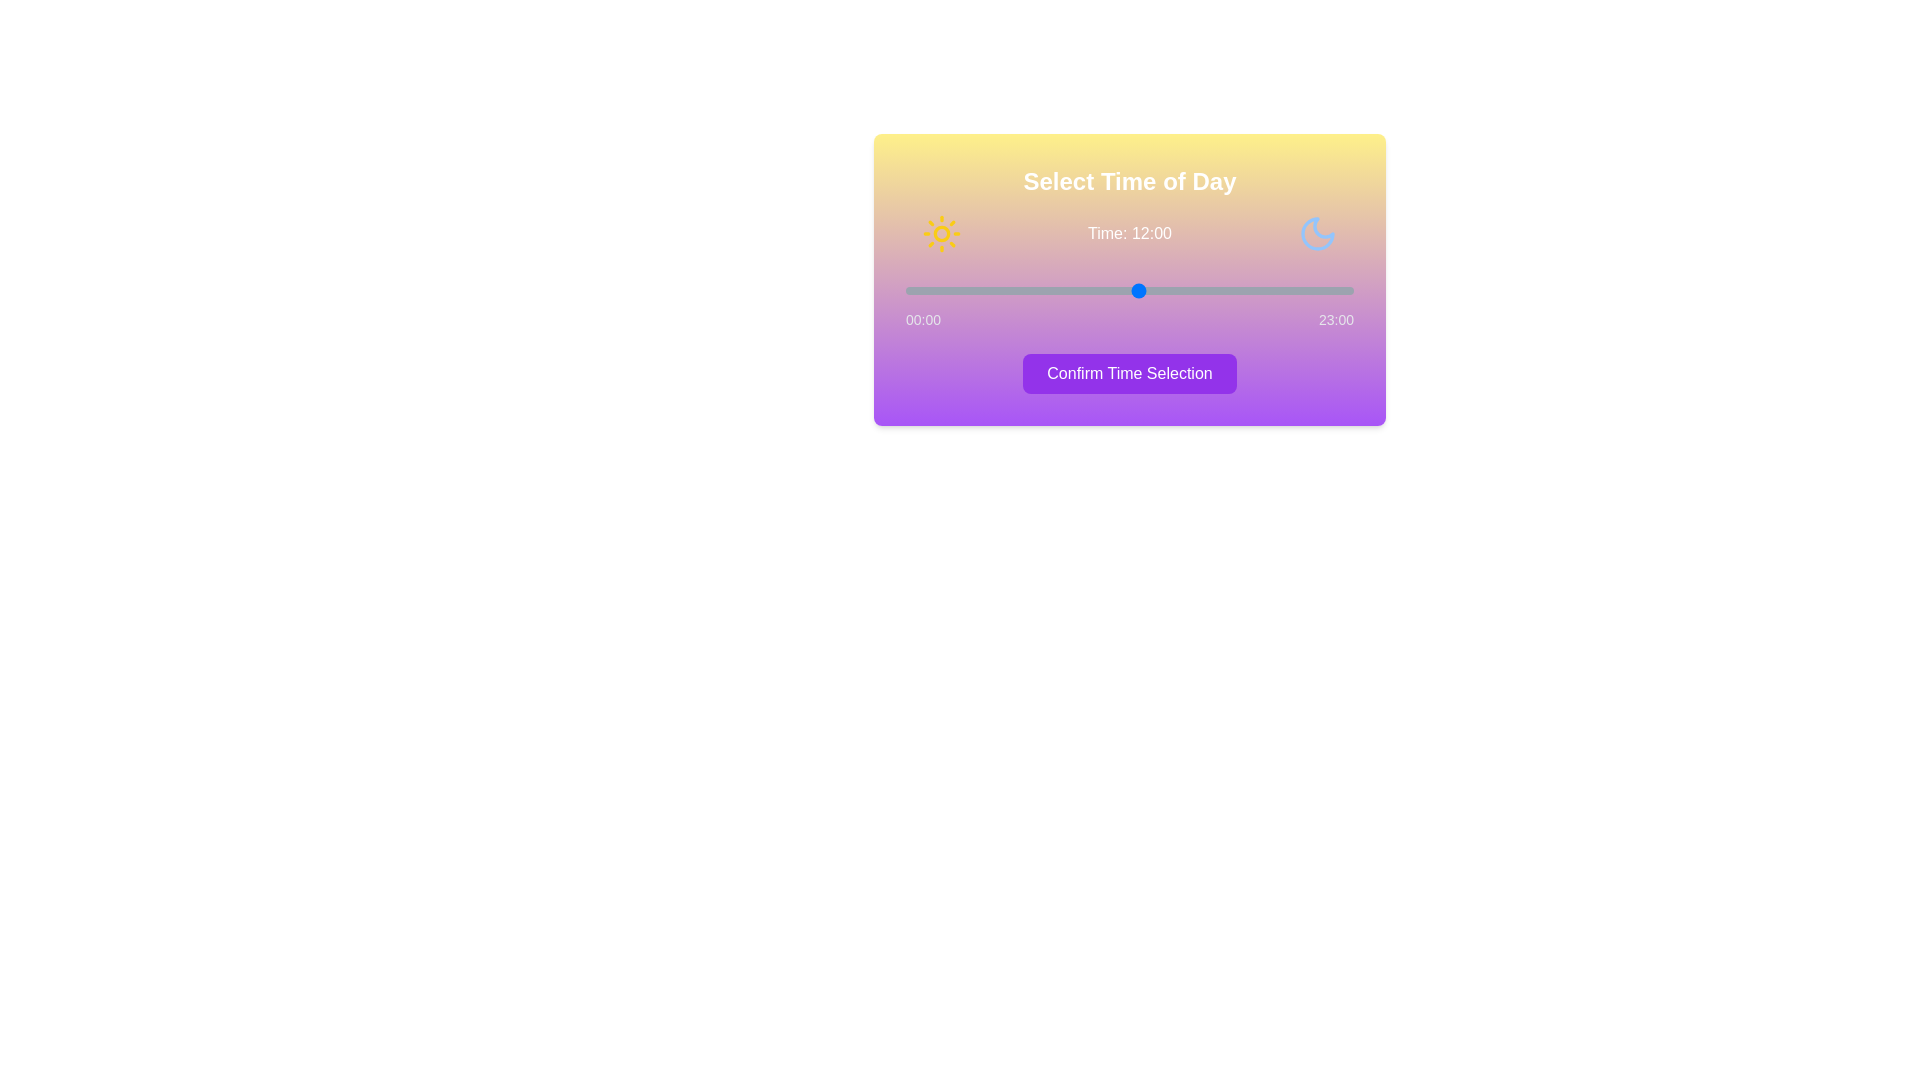 The width and height of the screenshot is (1920, 1080). I want to click on the time slider to set the time to 11, so click(1120, 290).